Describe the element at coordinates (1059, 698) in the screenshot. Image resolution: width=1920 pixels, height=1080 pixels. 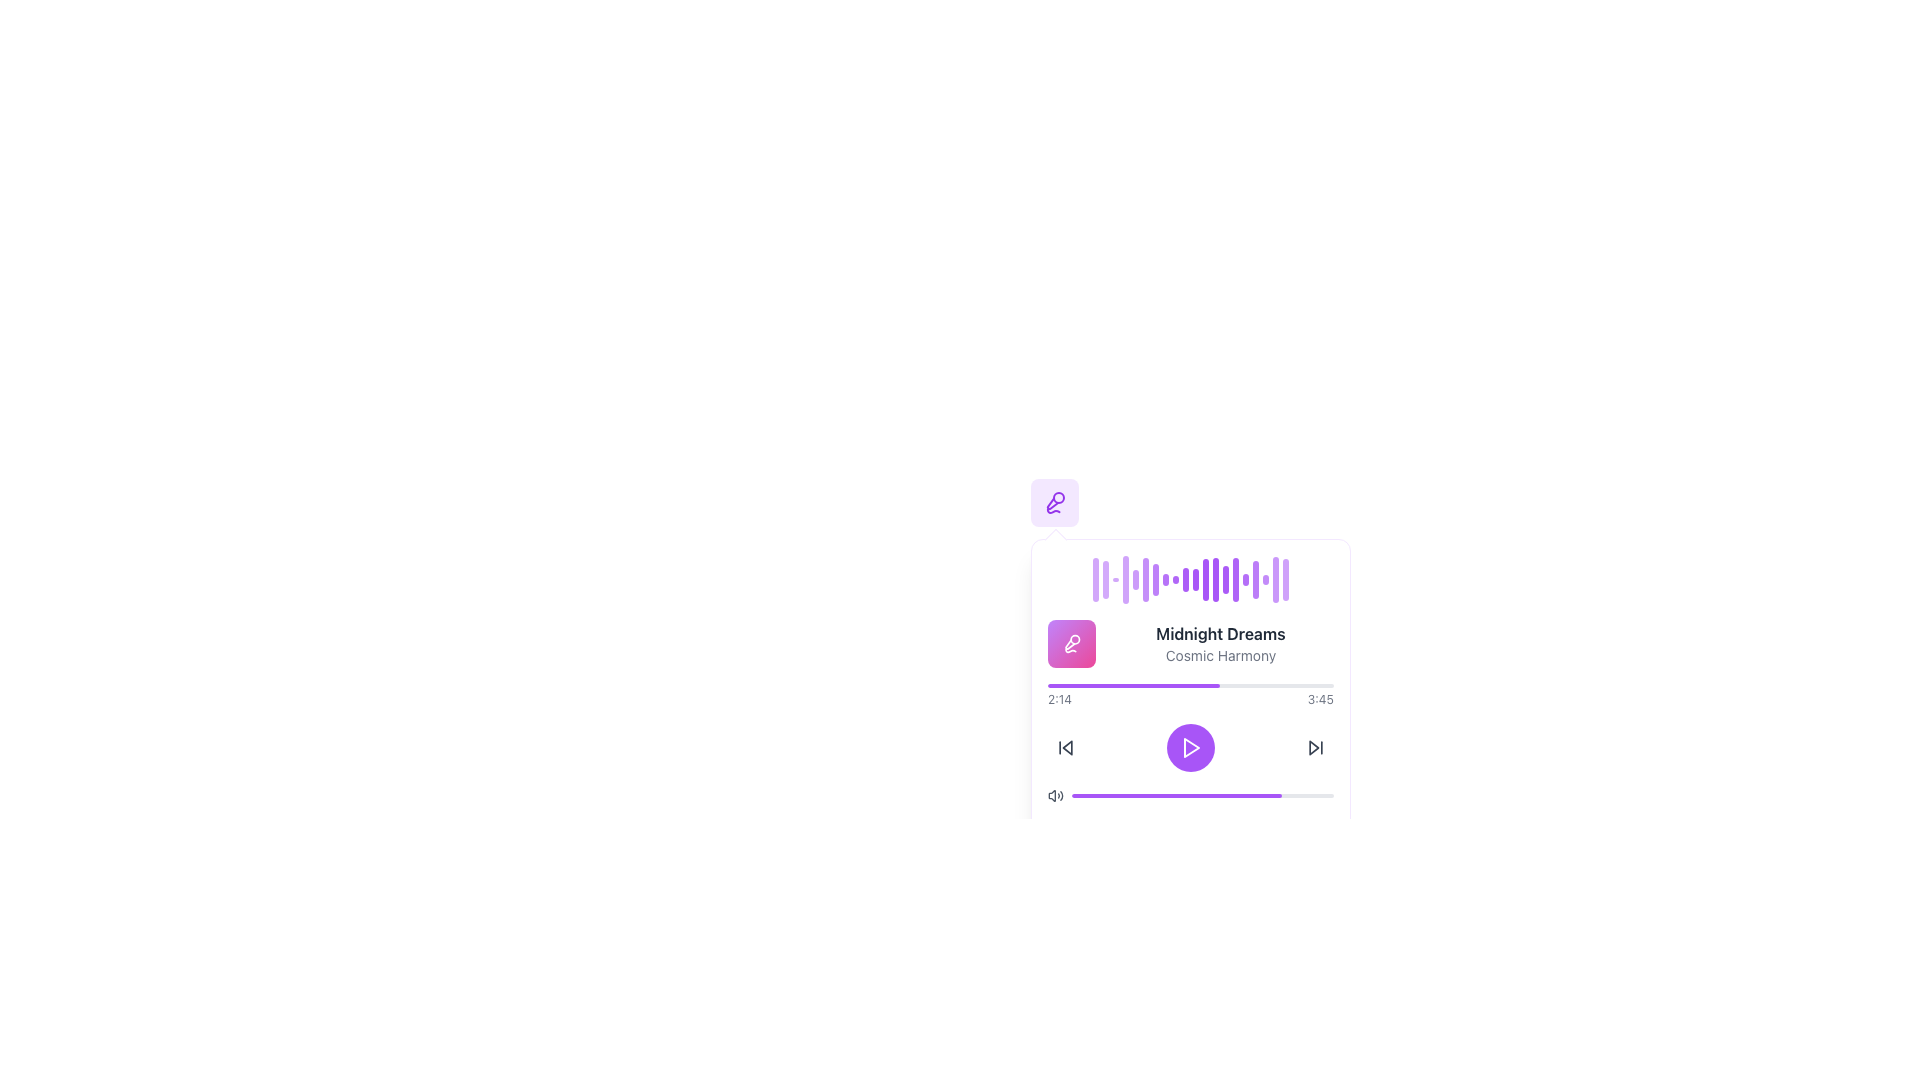
I see `current playback time displayed in the text label '2:14' located at the bottom left of the media timeline` at that location.